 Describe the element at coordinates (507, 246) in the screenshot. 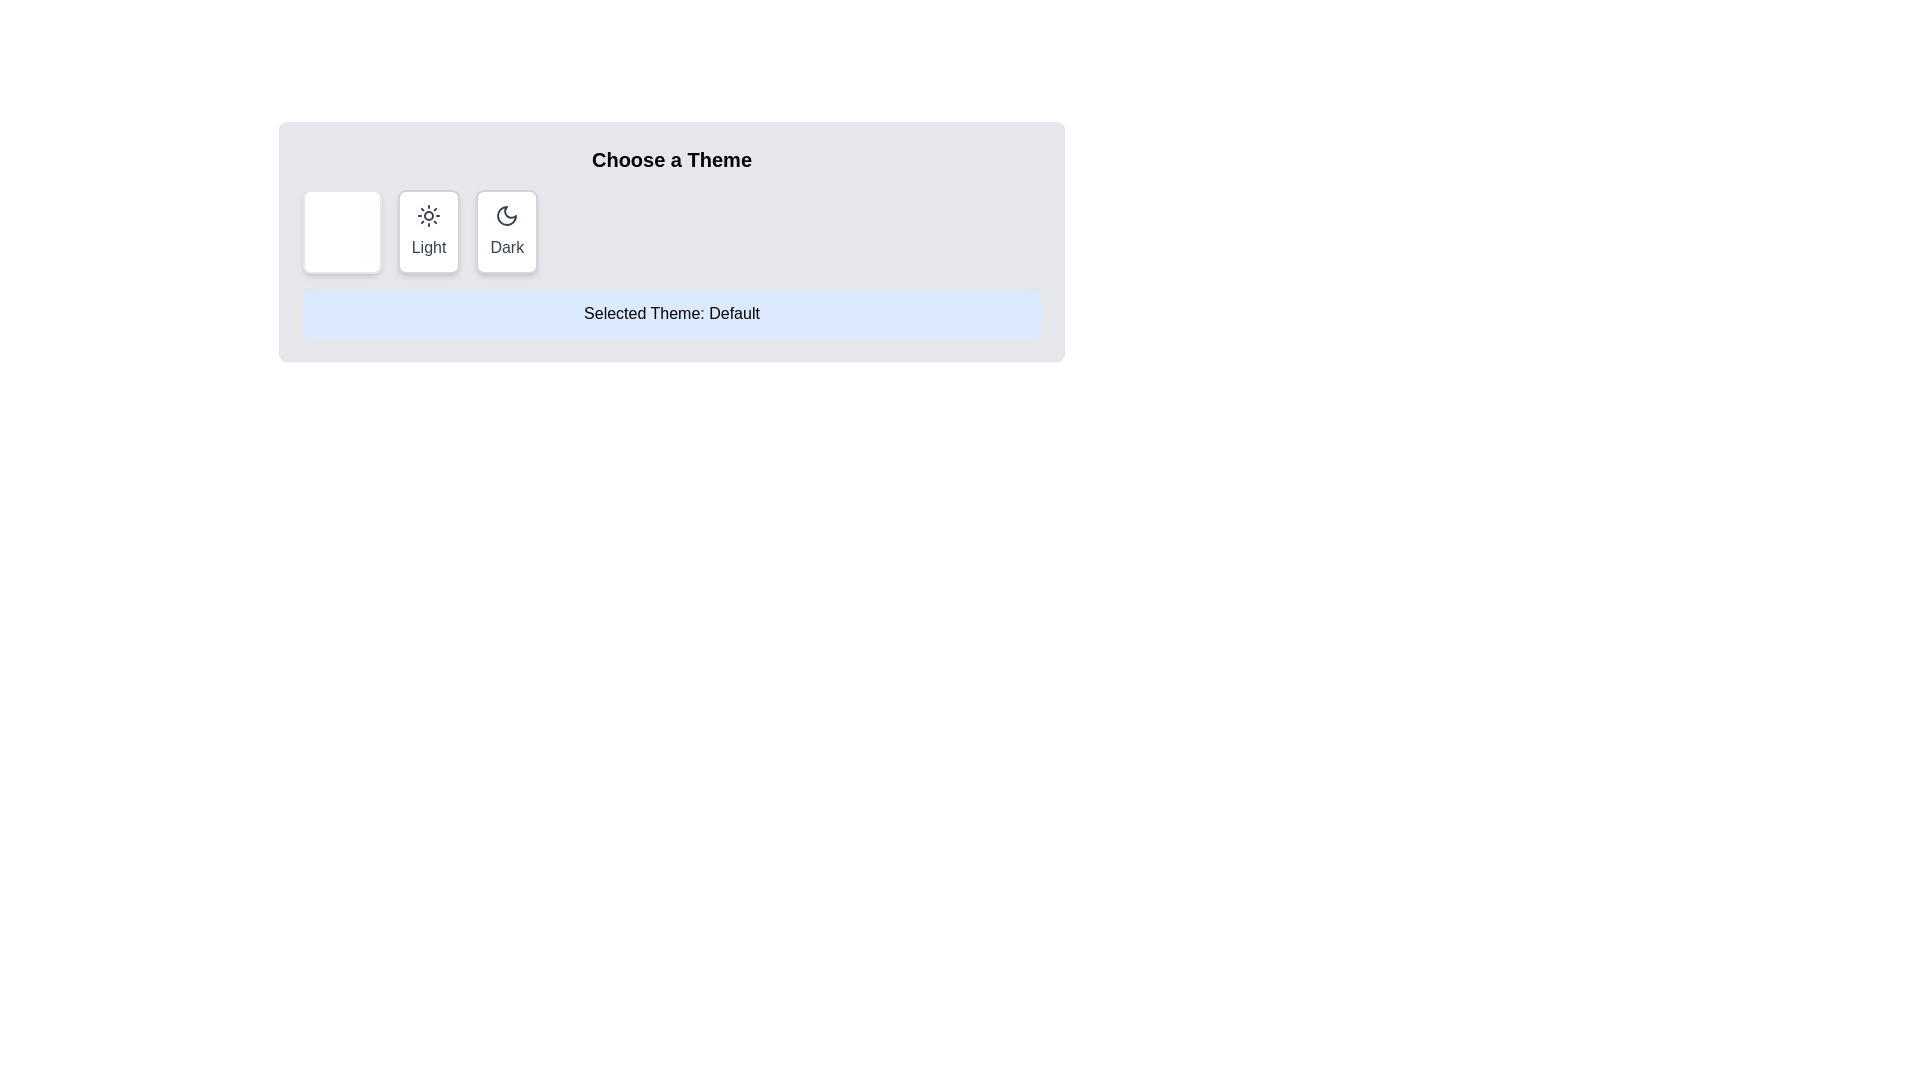

I see `the text label reading 'Dark' which is part of the theme selection section and located towards the upper-right portion of the page` at that location.